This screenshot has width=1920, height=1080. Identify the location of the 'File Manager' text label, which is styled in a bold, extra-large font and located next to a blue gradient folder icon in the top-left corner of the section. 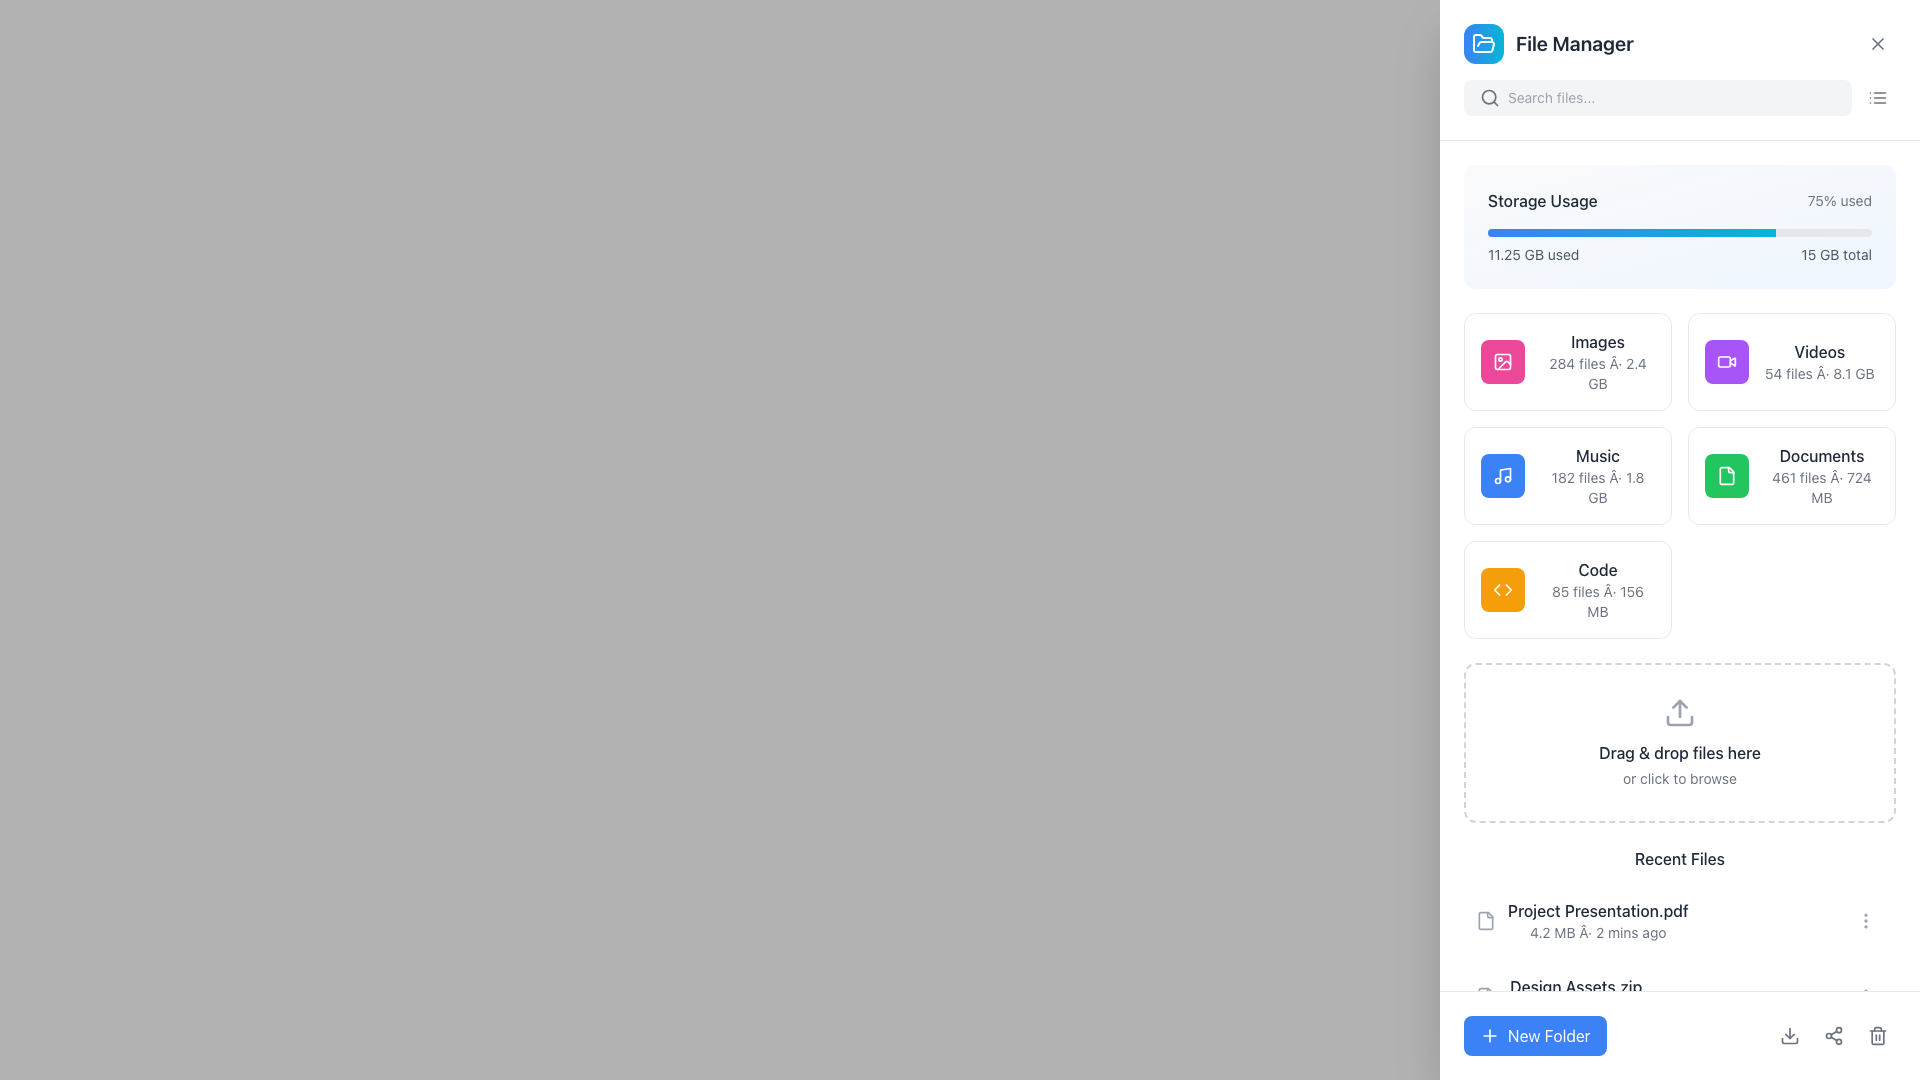
(1547, 43).